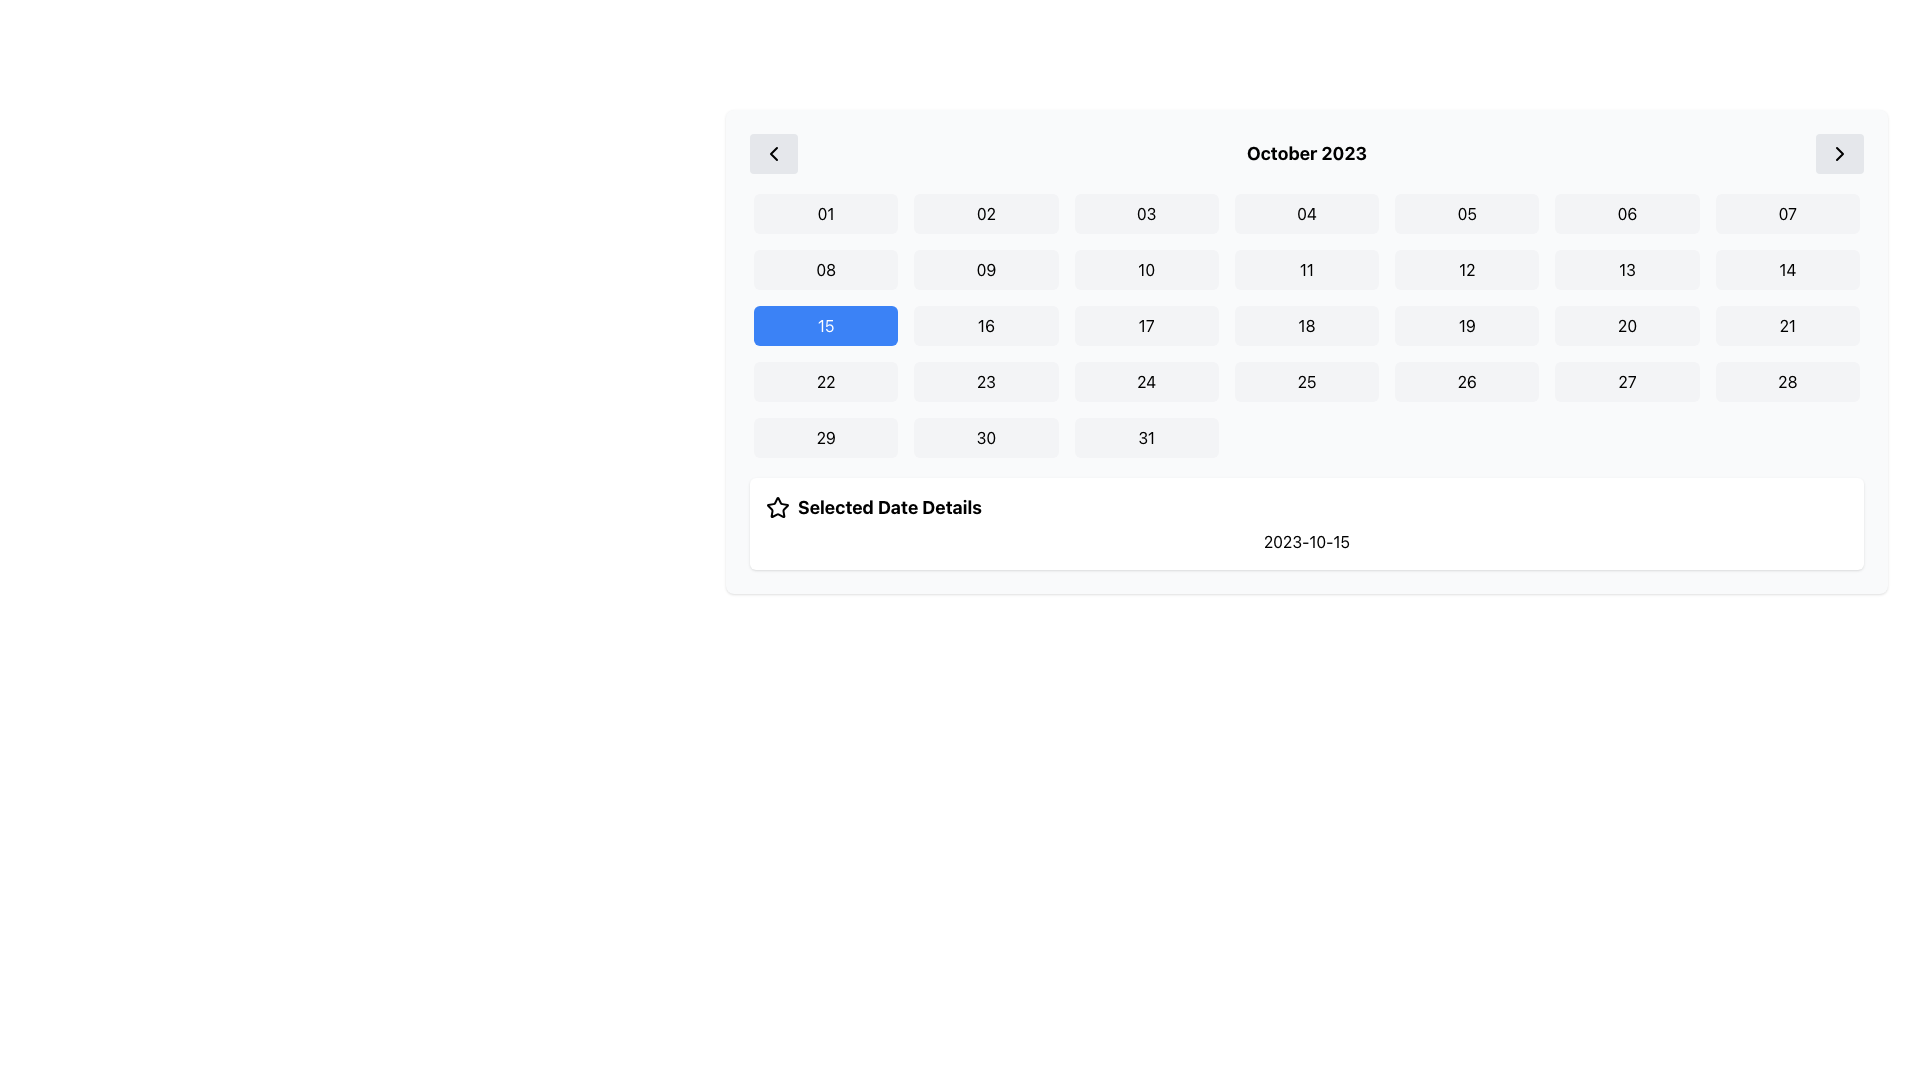 The width and height of the screenshot is (1920, 1080). I want to click on the button representing the ninth day of the month in the calendar grid, so click(986, 270).